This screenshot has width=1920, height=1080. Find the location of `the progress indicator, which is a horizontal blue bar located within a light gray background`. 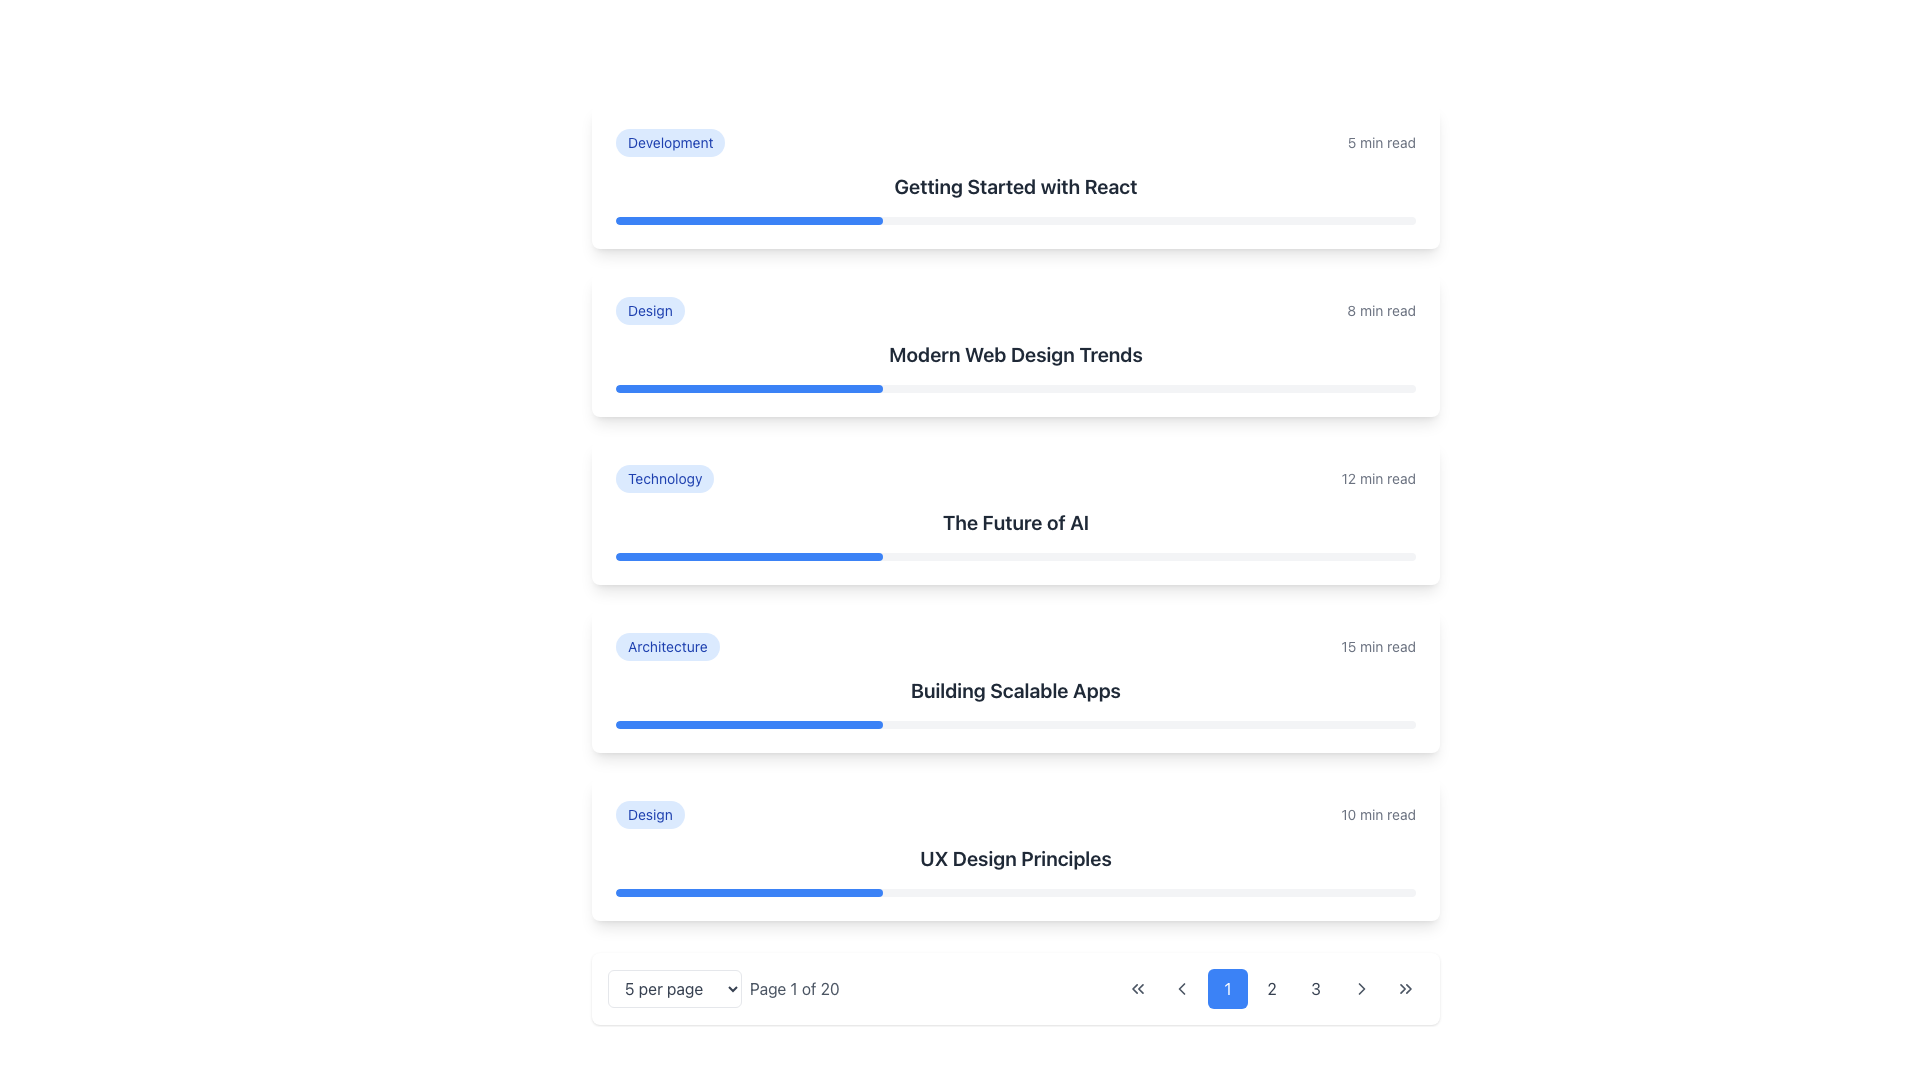

the progress indicator, which is a horizontal blue bar located within a light gray background is located at coordinates (748, 220).